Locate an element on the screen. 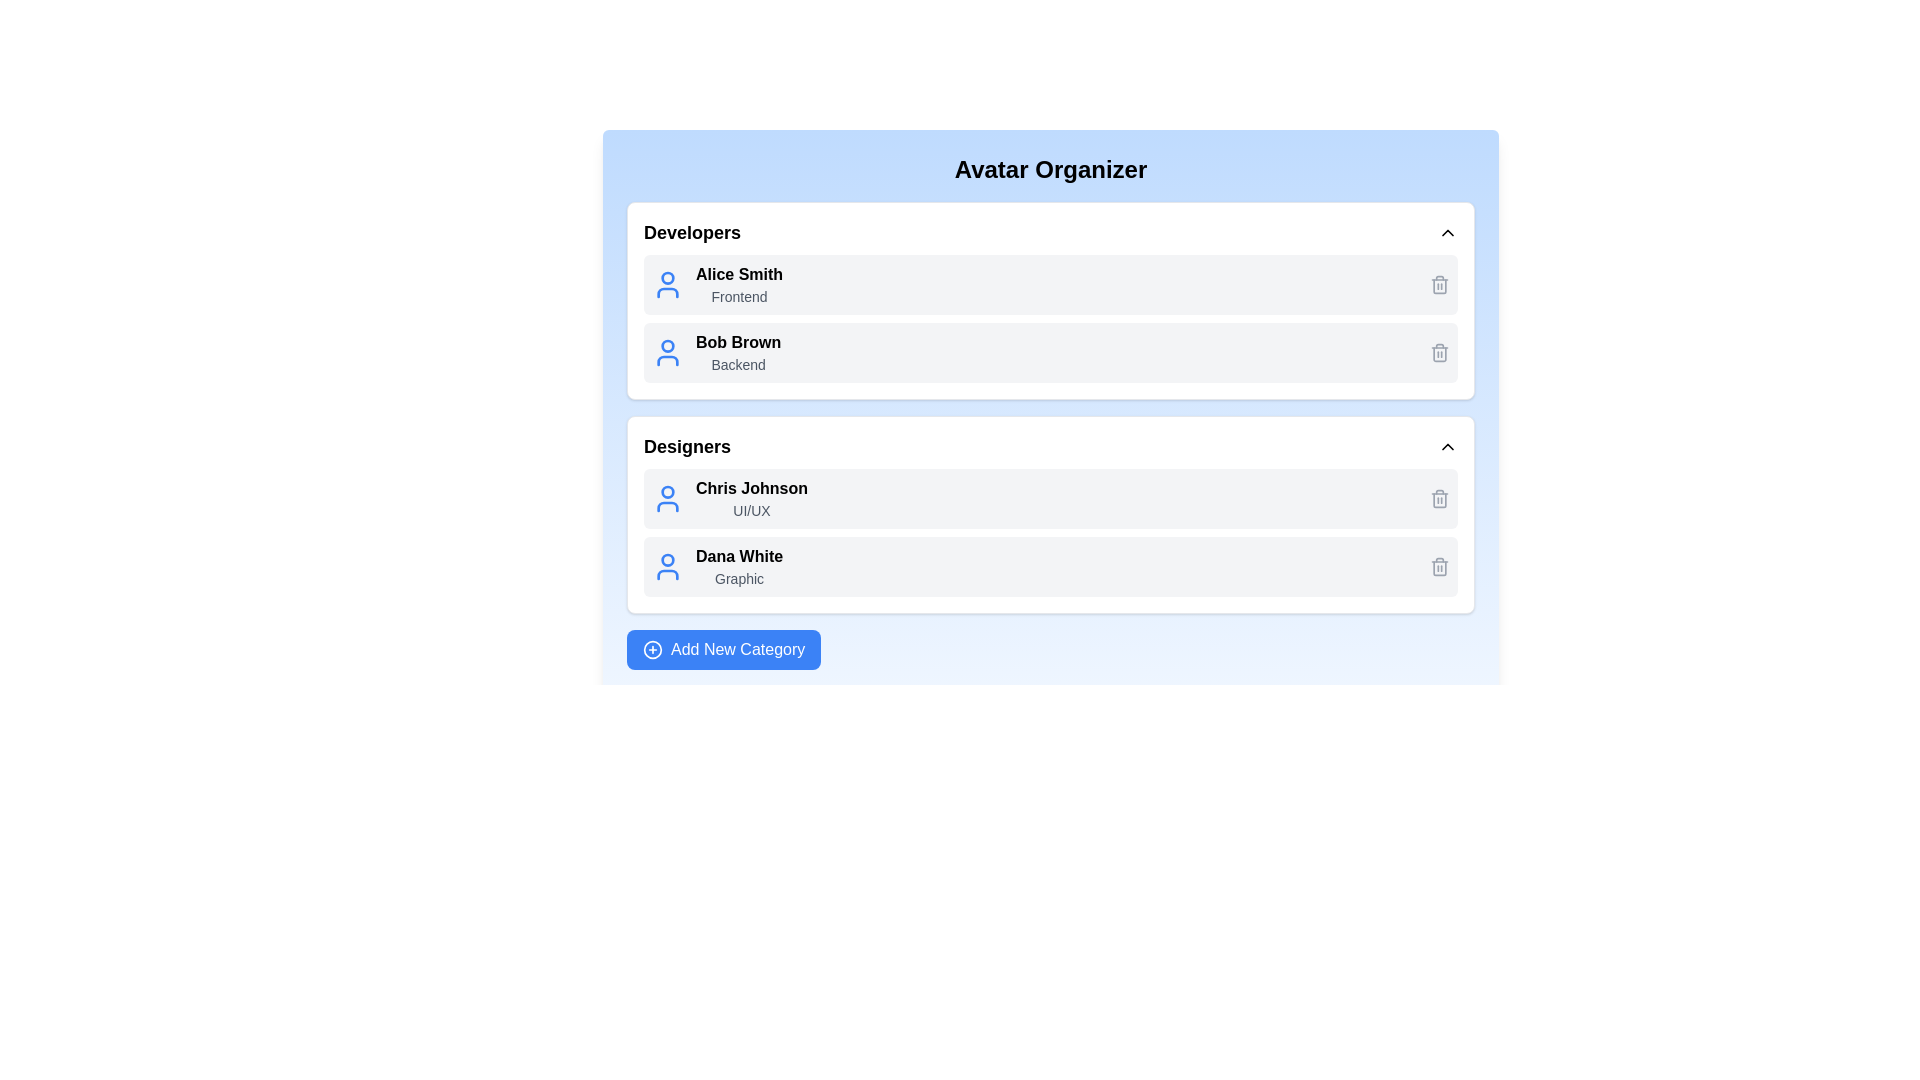  head-circle icon representing 'Bob Brown' in the developers list, located in the left section of the user row is located at coordinates (667, 345).